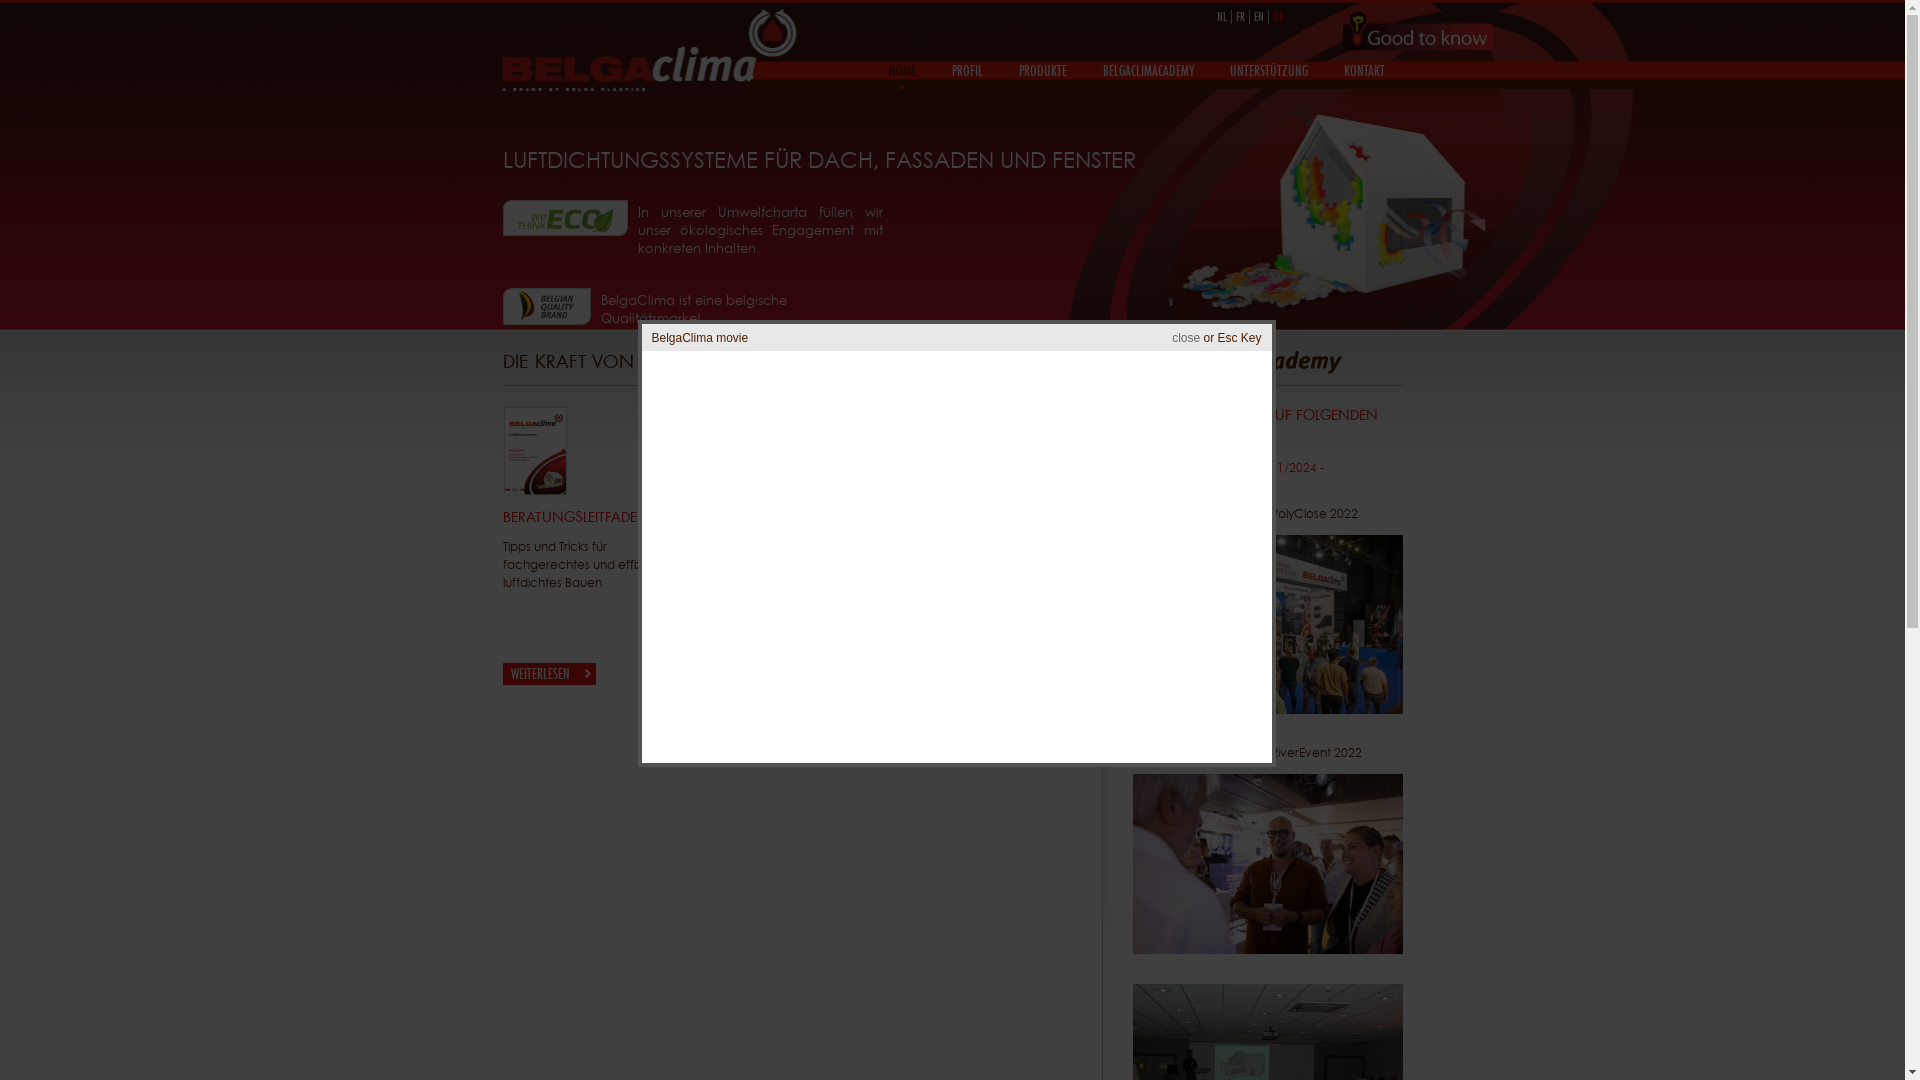 The height and width of the screenshot is (1080, 1920). Describe the element at coordinates (1325, 69) in the screenshot. I see `'KONTAKT'` at that location.